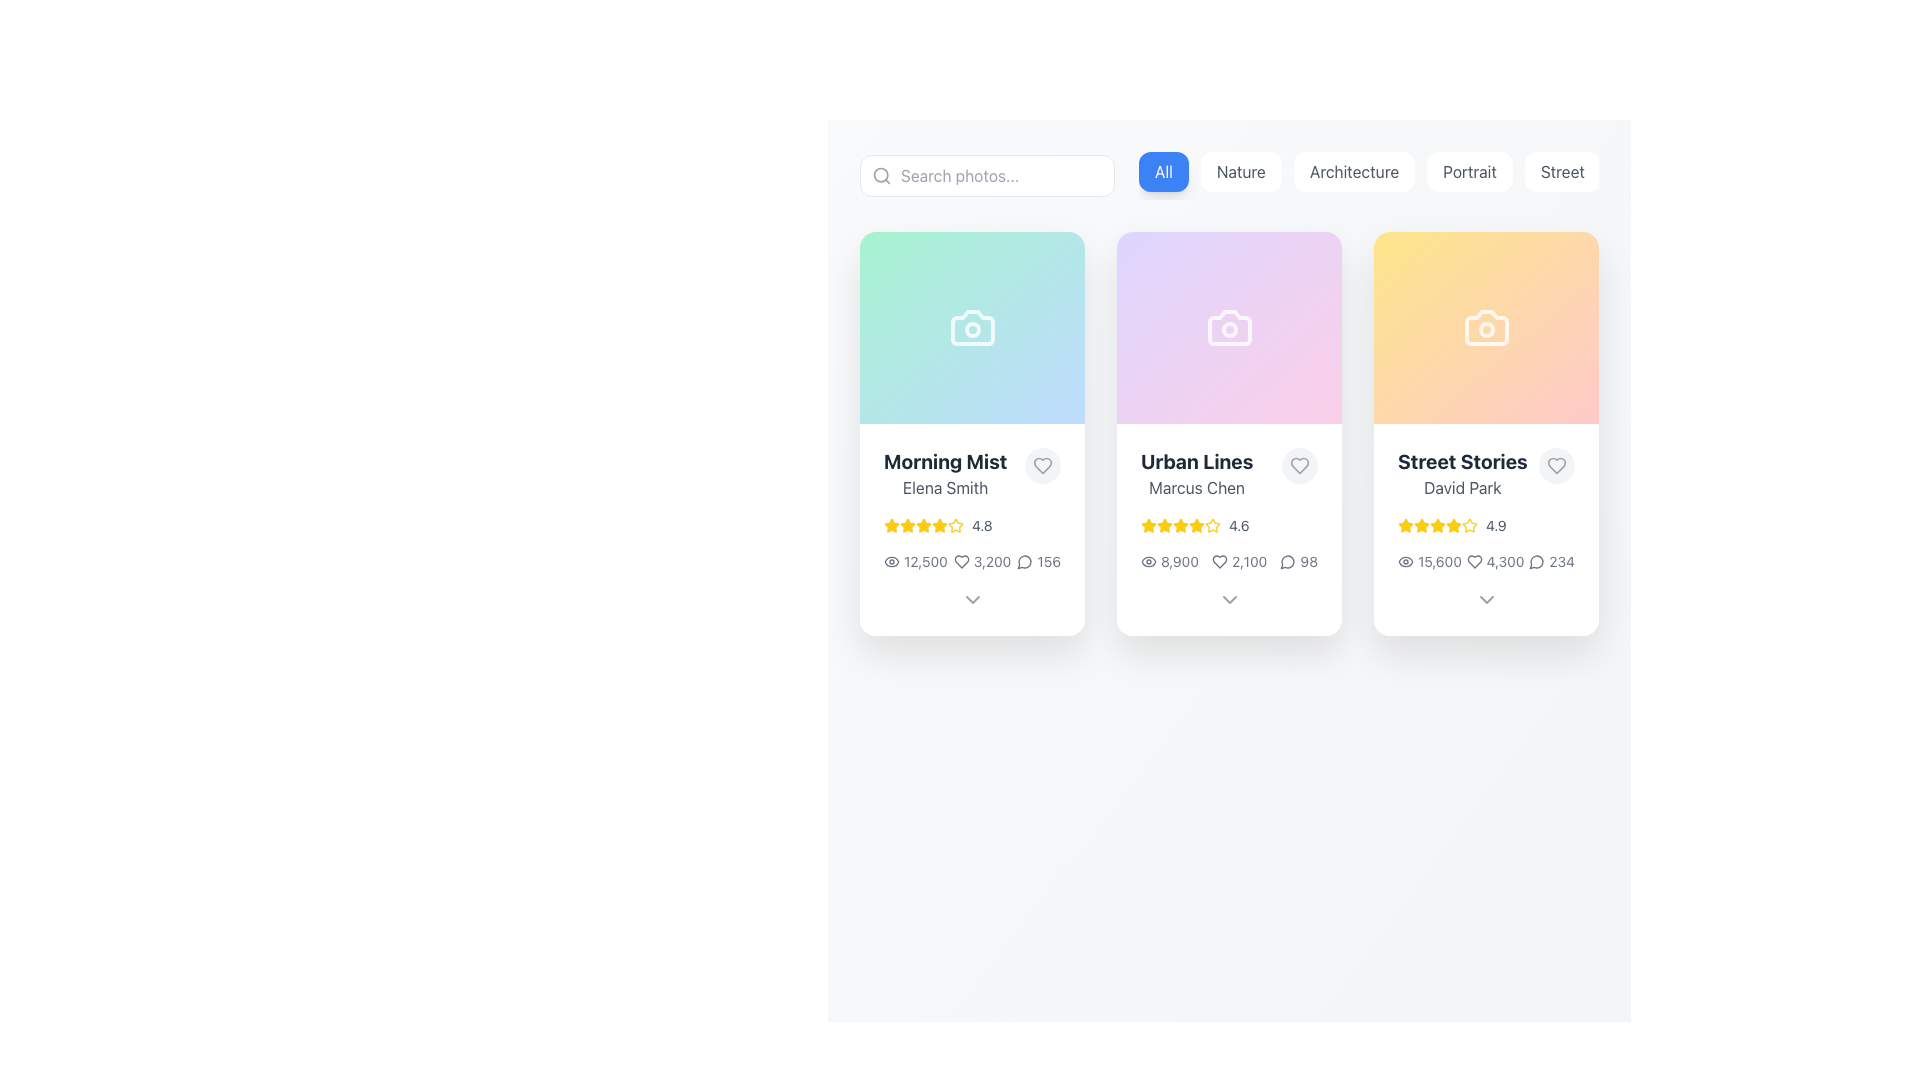 The height and width of the screenshot is (1080, 1920). What do you see at coordinates (987, 175) in the screenshot?
I see `the search input field with rounded edges and a gray border to focus on the input area` at bounding box center [987, 175].